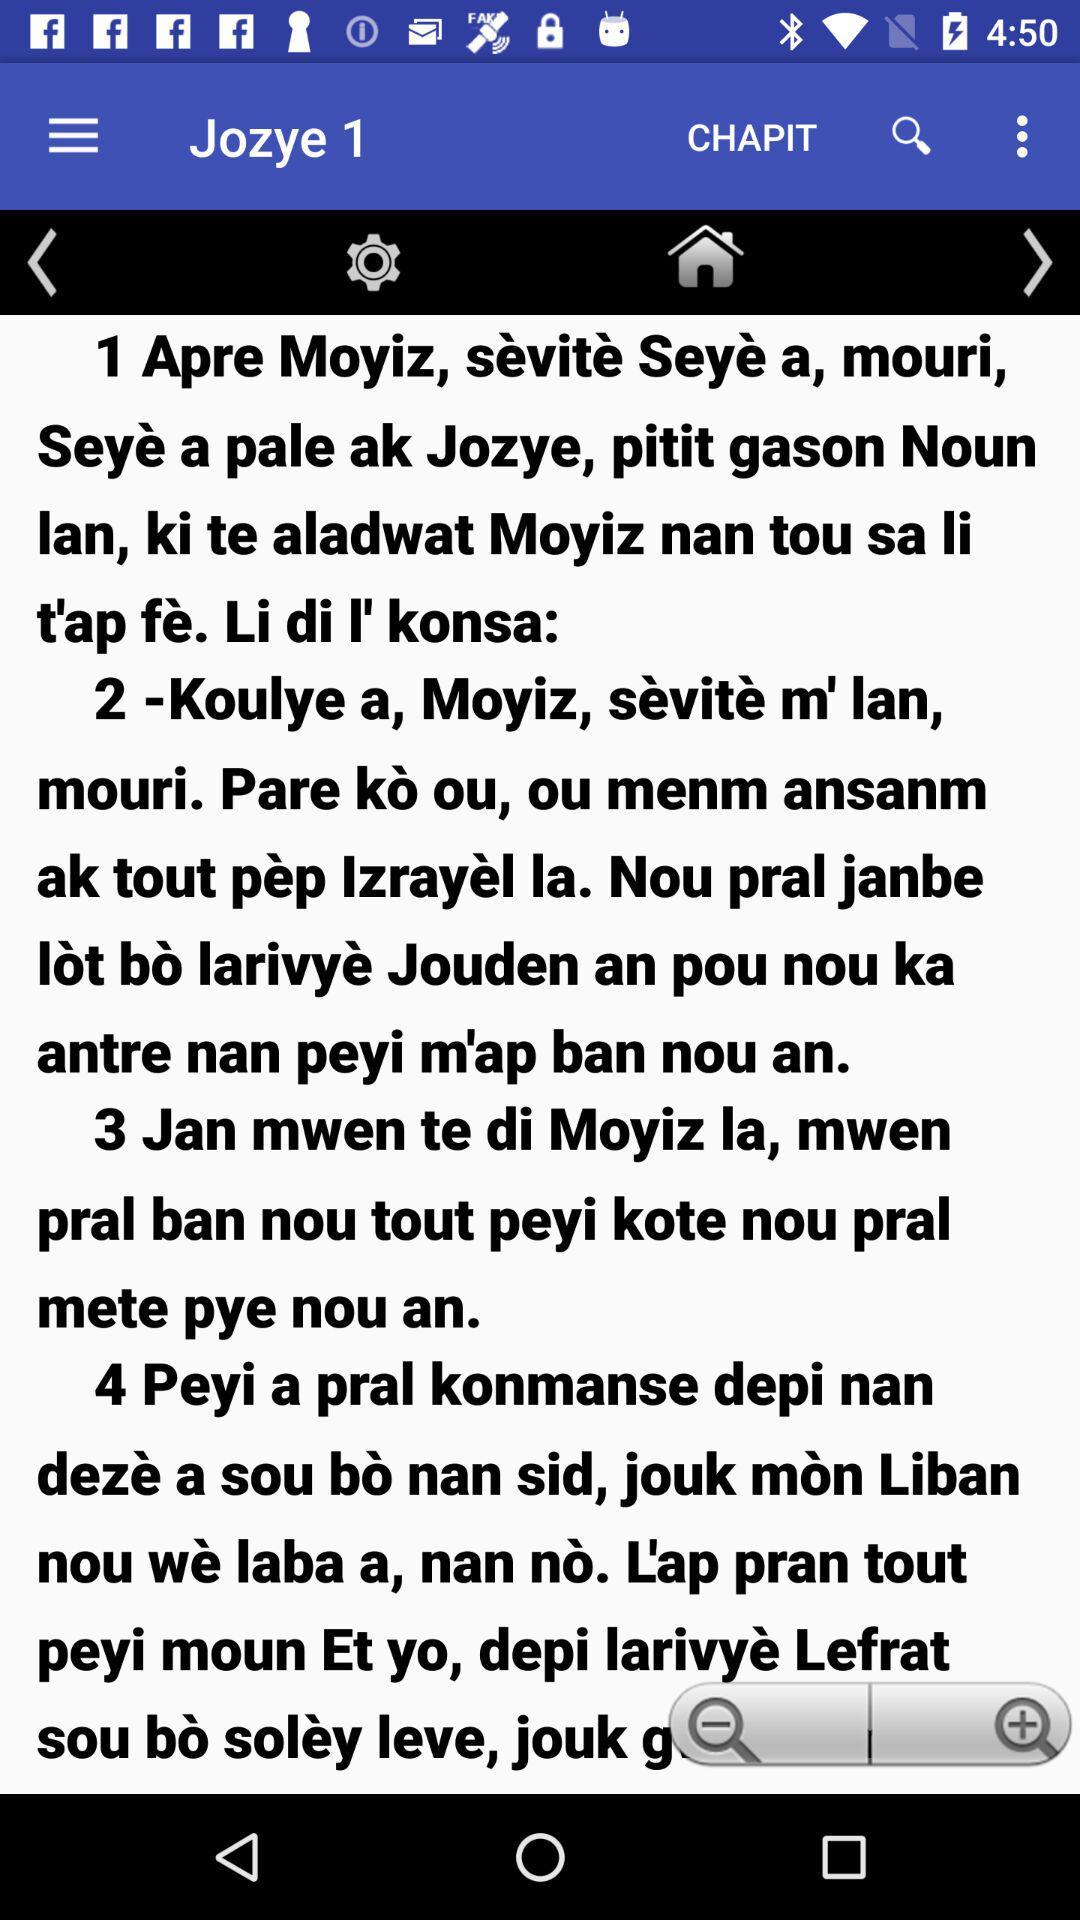 This screenshot has height=1920, width=1080. Describe the element at coordinates (704, 251) in the screenshot. I see `item below the chapit item` at that location.